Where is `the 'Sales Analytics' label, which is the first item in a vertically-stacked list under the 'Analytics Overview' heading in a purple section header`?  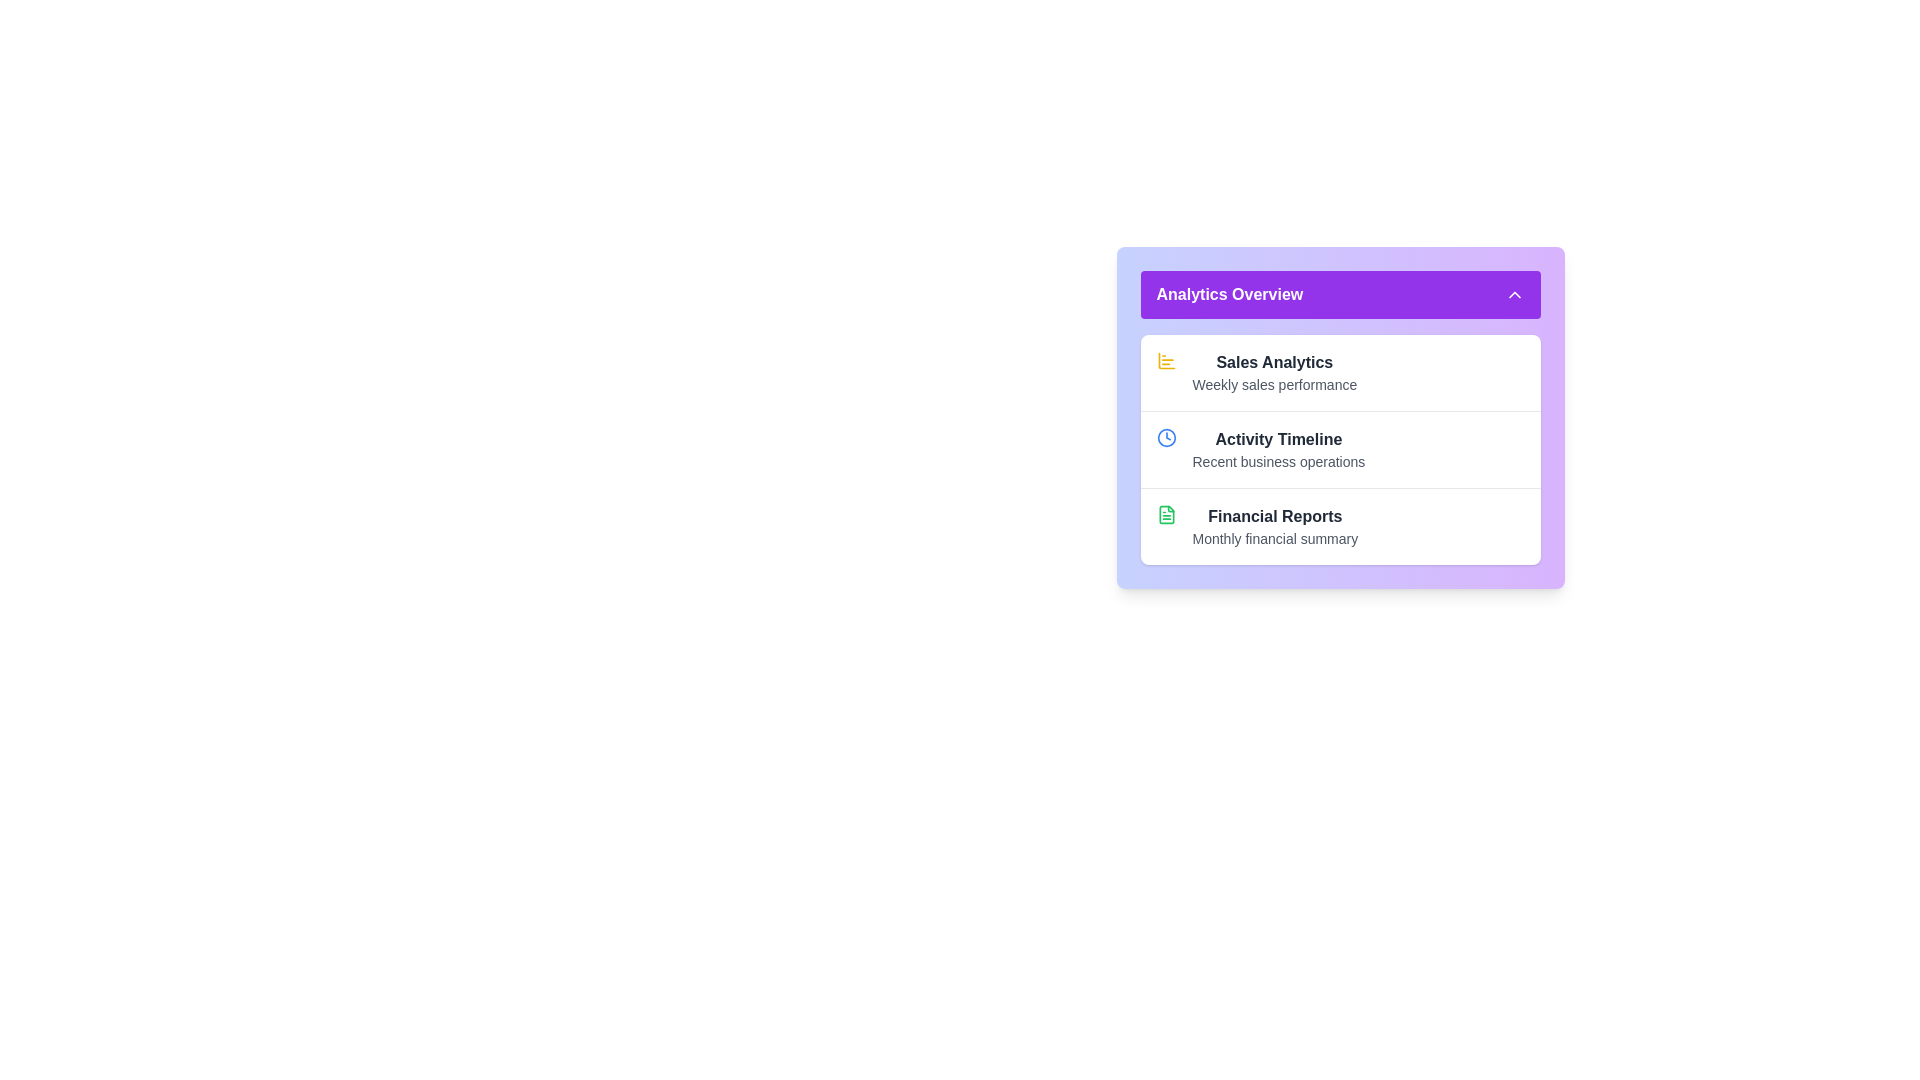 the 'Sales Analytics' label, which is the first item in a vertically-stacked list under the 'Analytics Overview' heading in a purple section header is located at coordinates (1273, 373).